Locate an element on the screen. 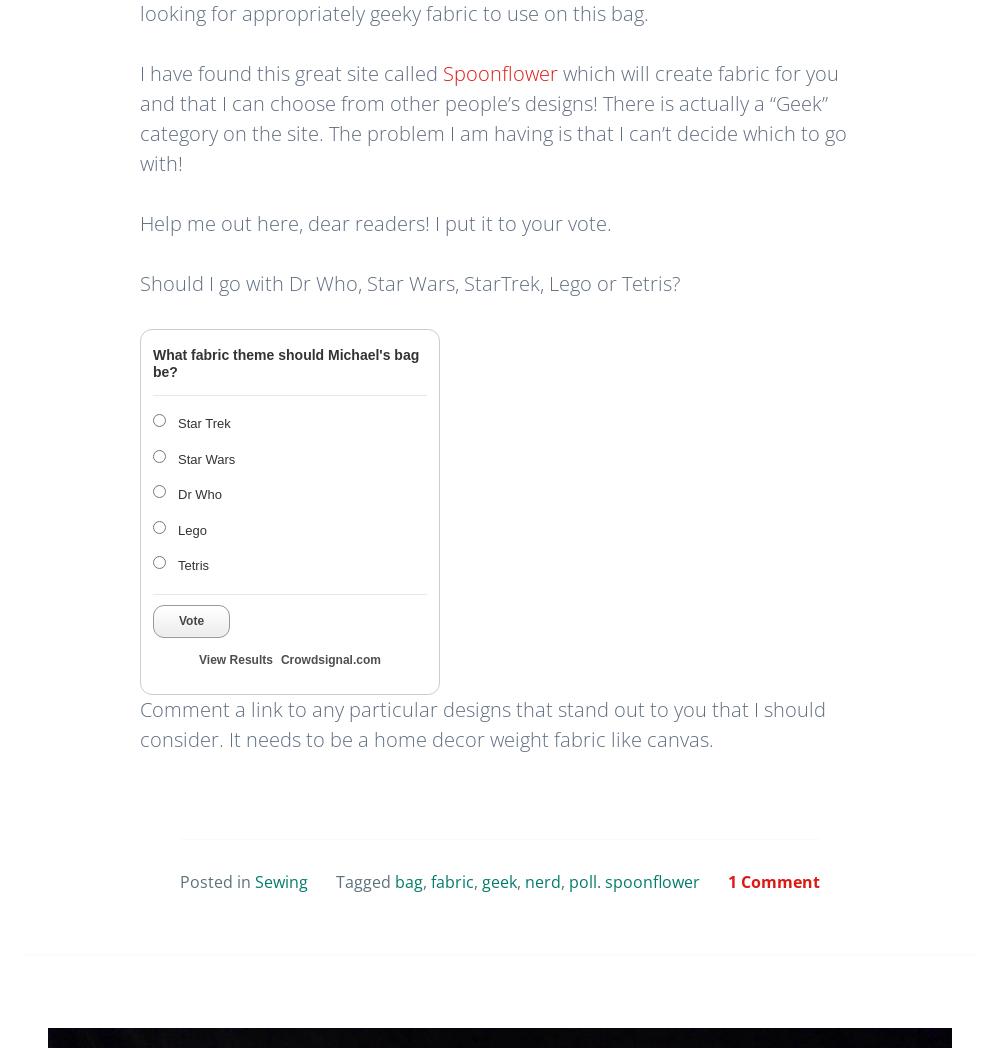 The height and width of the screenshot is (1048, 1000). 'Crowdsignal.com' is located at coordinates (329, 658).